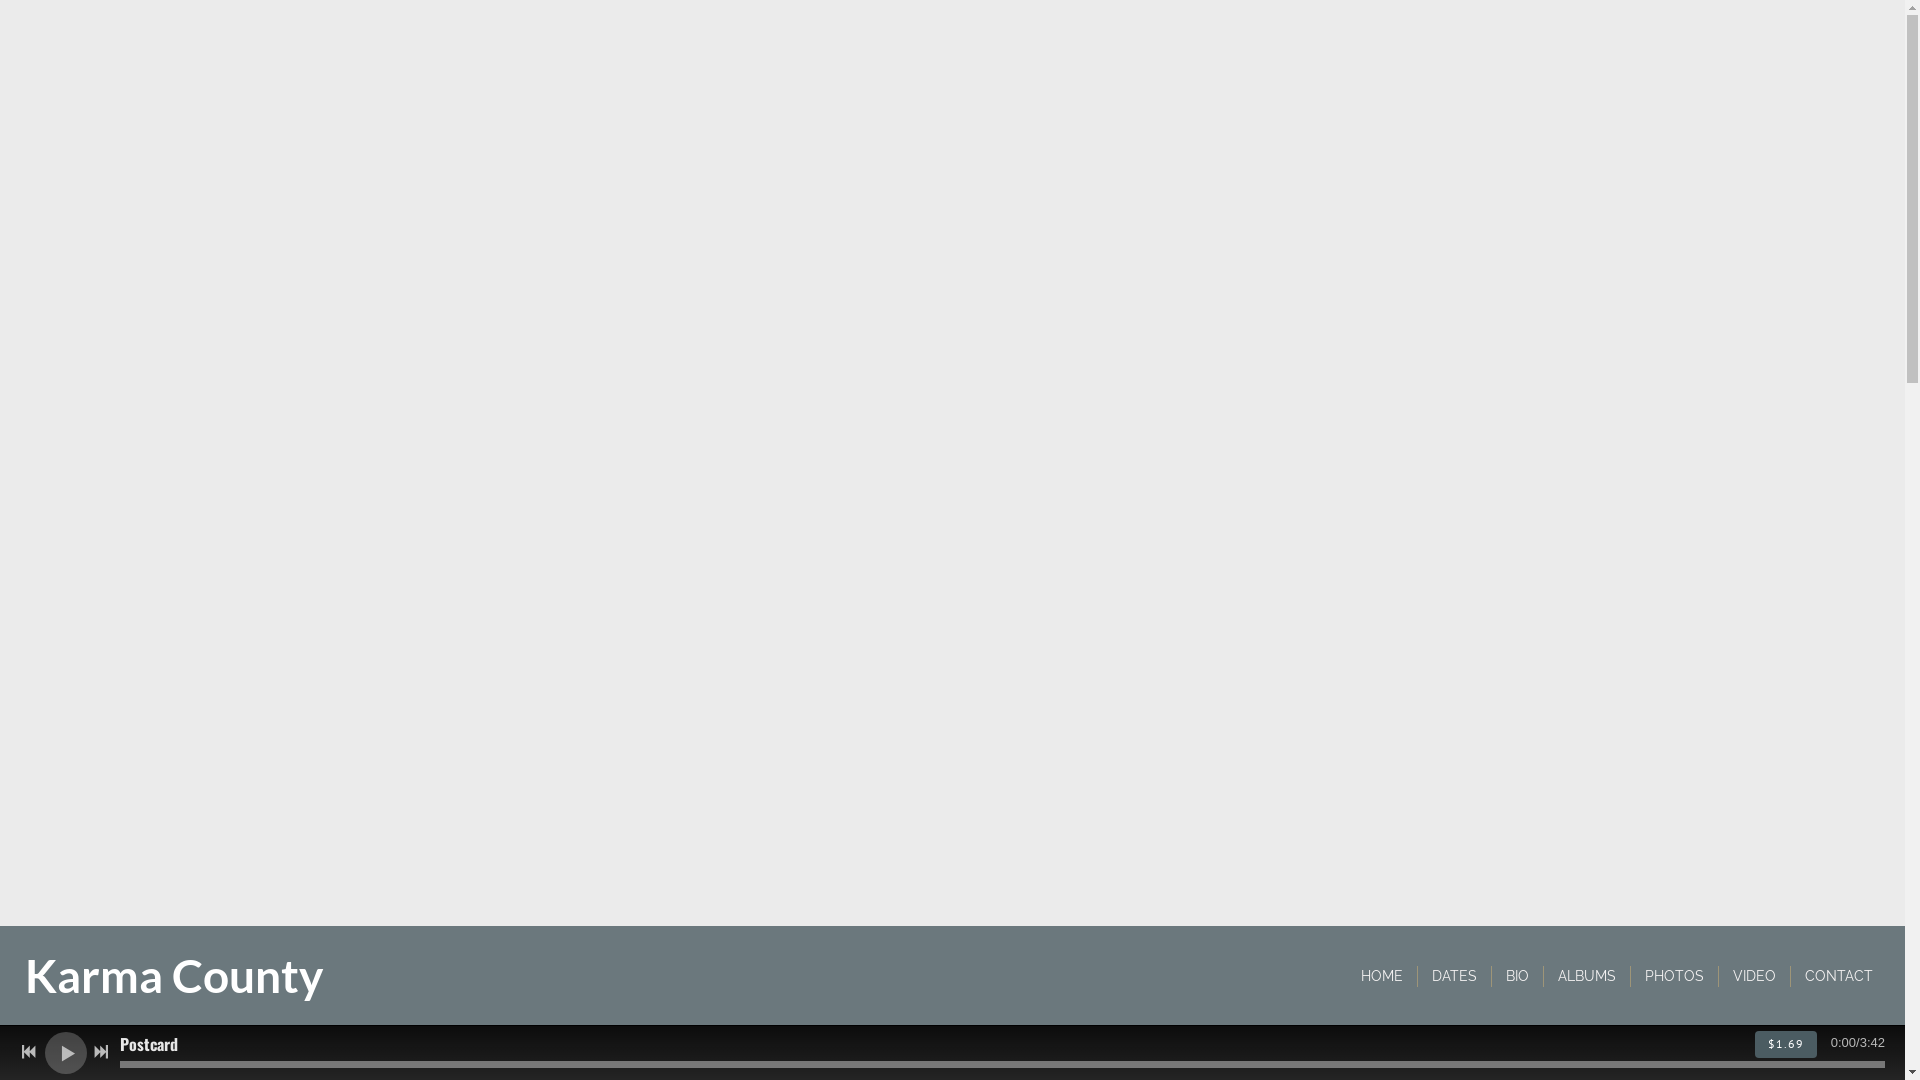 This screenshot has height=1080, width=1920. Describe the element at coordinates (174, 982) in the screenshot. I see `'Karma County'` at that location.